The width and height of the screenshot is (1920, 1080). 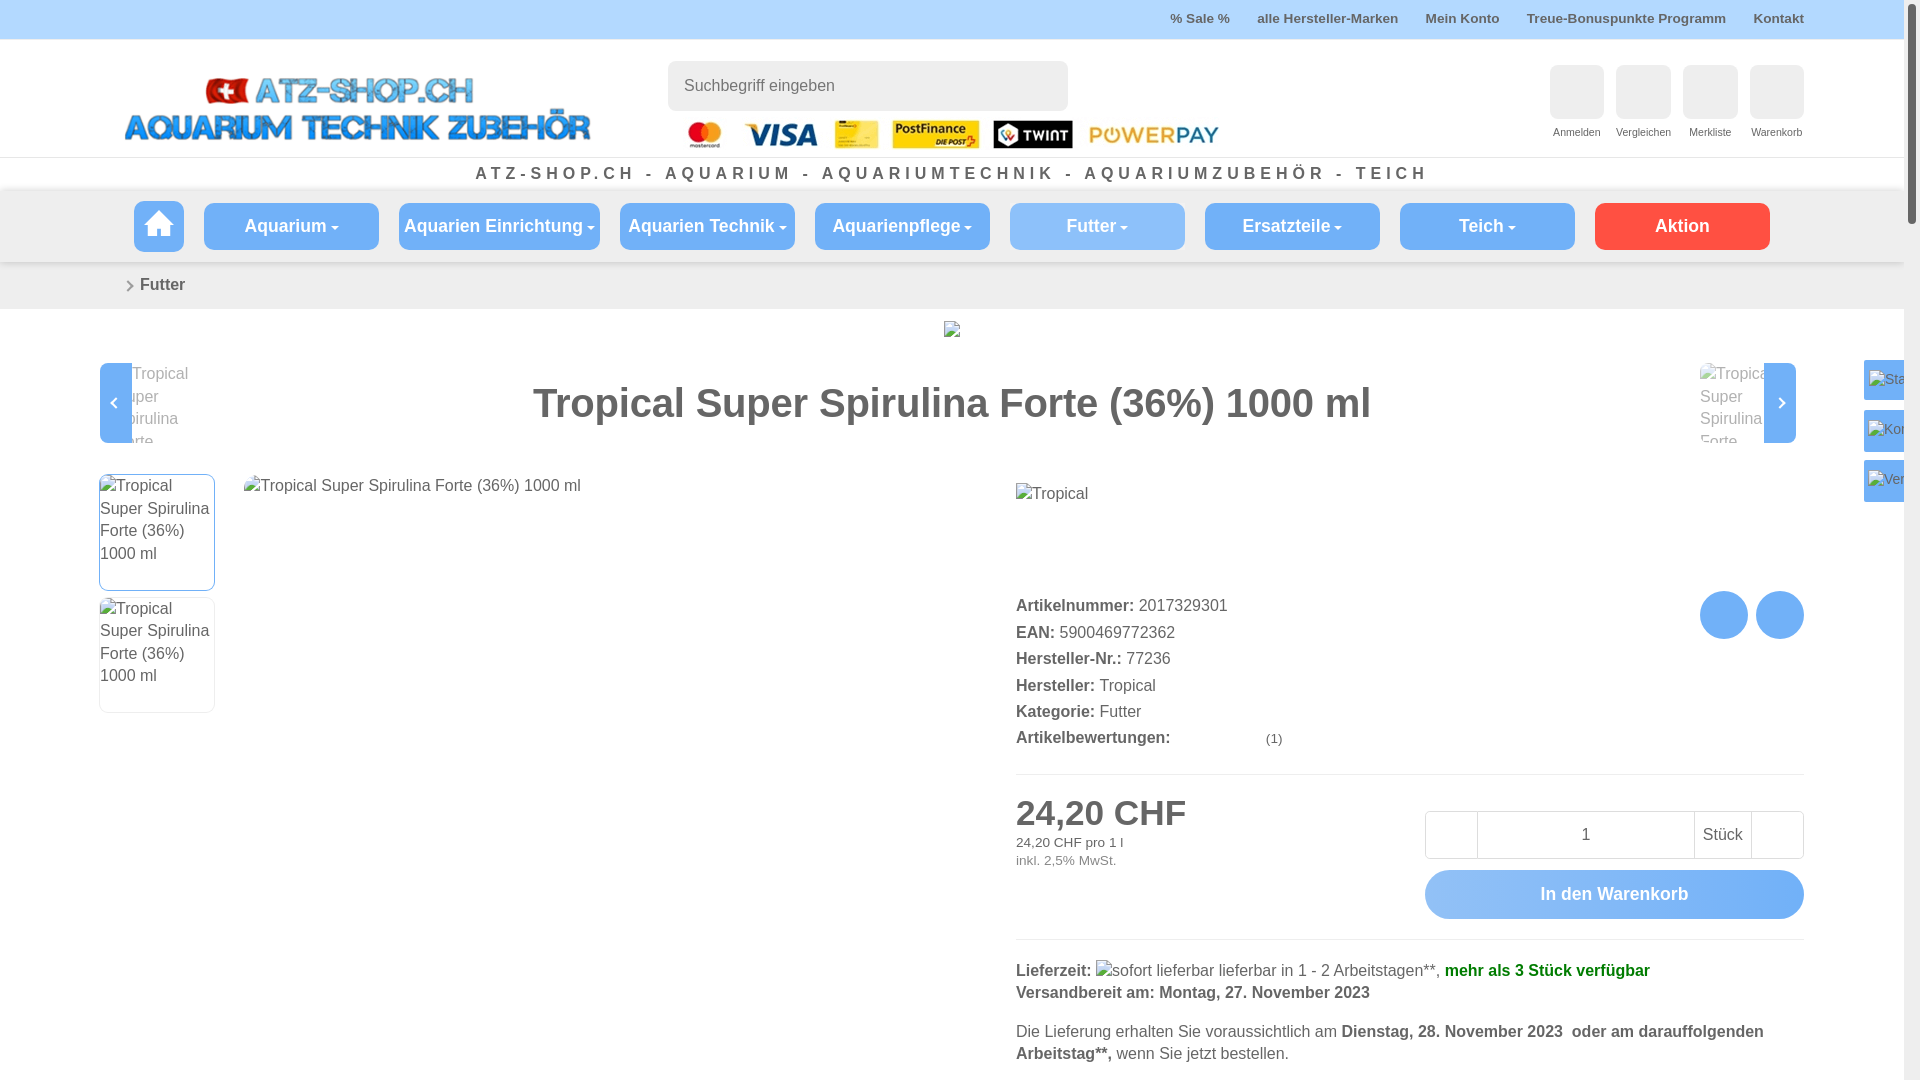 I want to click on 'Anmelden', so click(x=1576, y=92).